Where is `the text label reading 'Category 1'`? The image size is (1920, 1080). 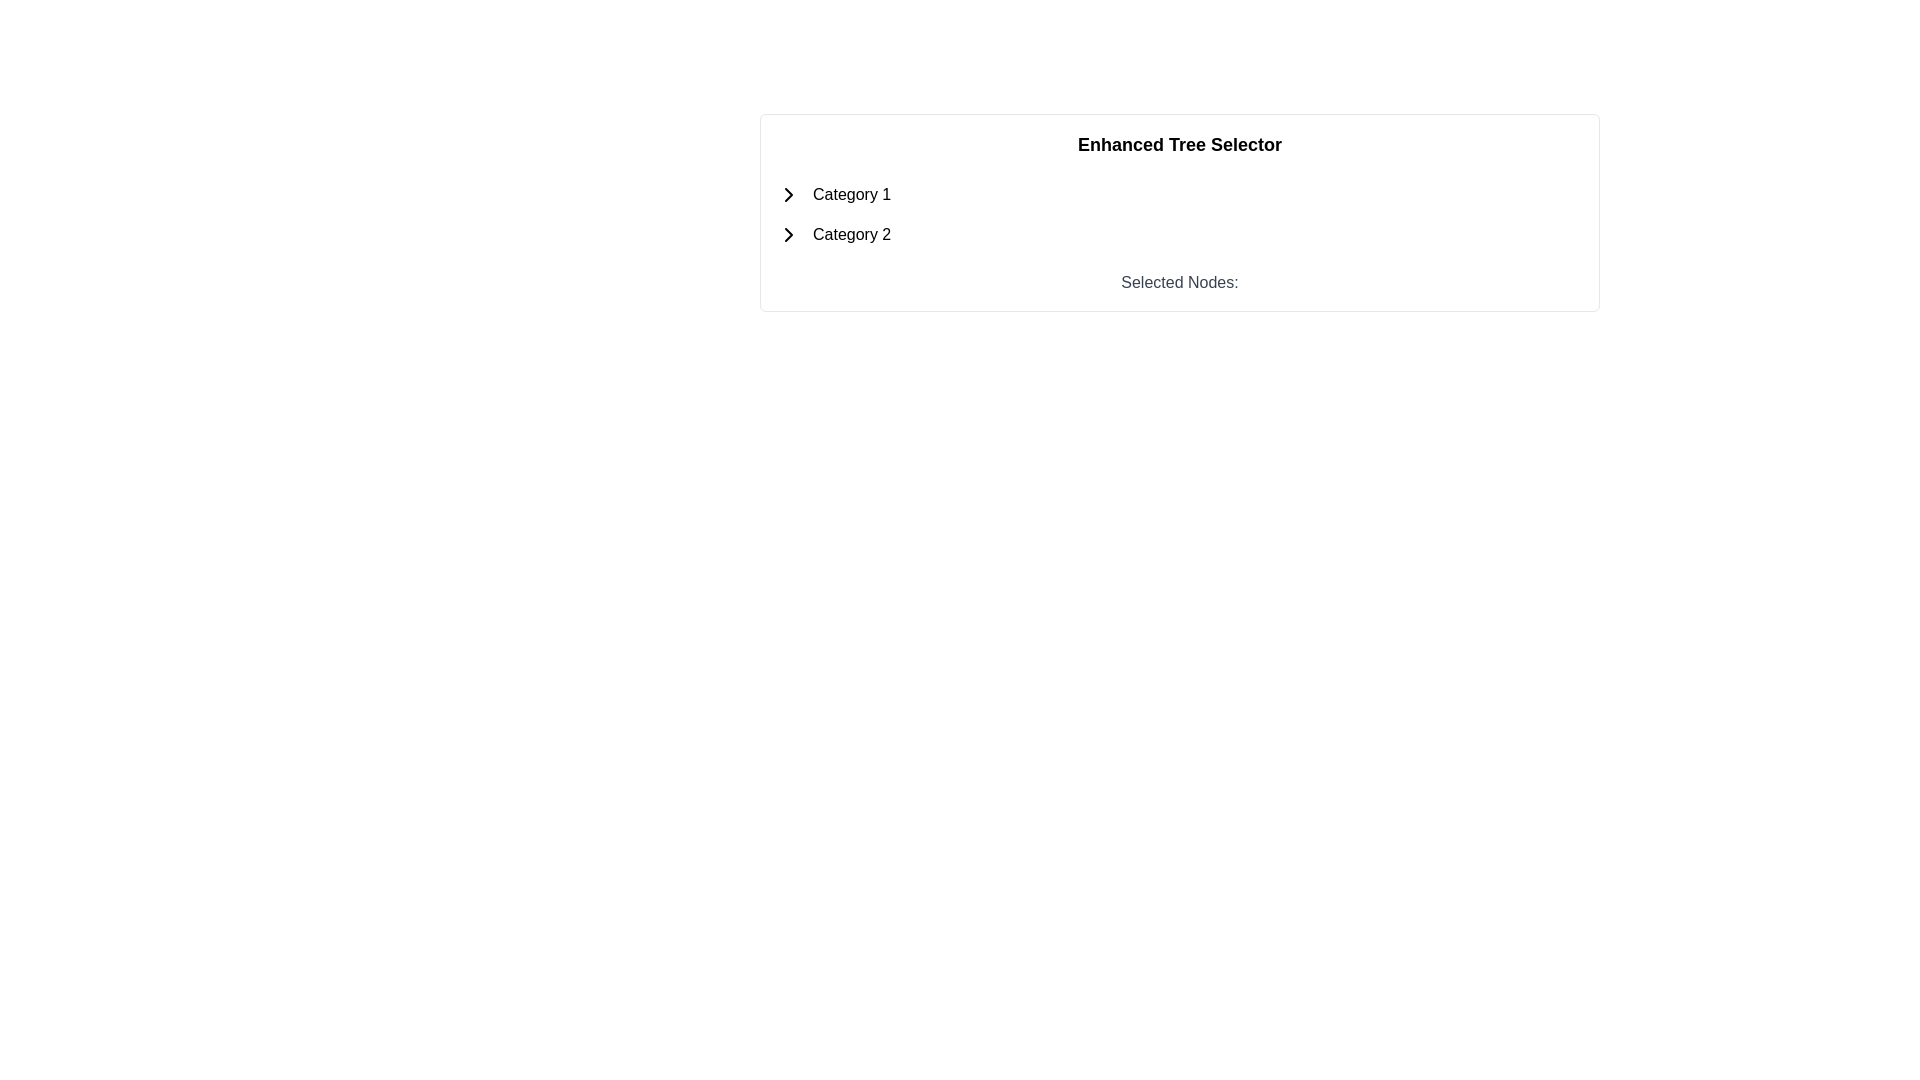
the text label reading 'Category 1' is located at coordinates (846, 195).